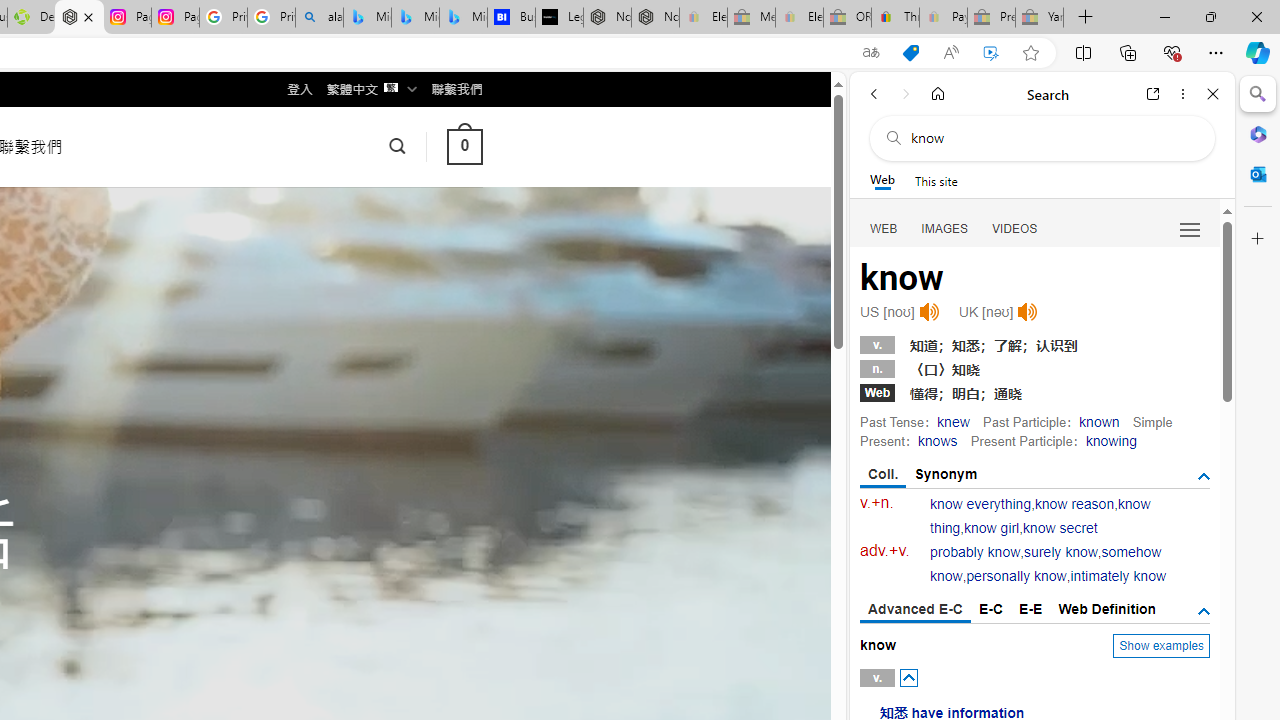 Image resolution: width=1280 pixels, height=720 pixels. What do you see at coordinates (463, 145) in the screenshot?
I see `'  0  '` at bounding box center [463, 145].